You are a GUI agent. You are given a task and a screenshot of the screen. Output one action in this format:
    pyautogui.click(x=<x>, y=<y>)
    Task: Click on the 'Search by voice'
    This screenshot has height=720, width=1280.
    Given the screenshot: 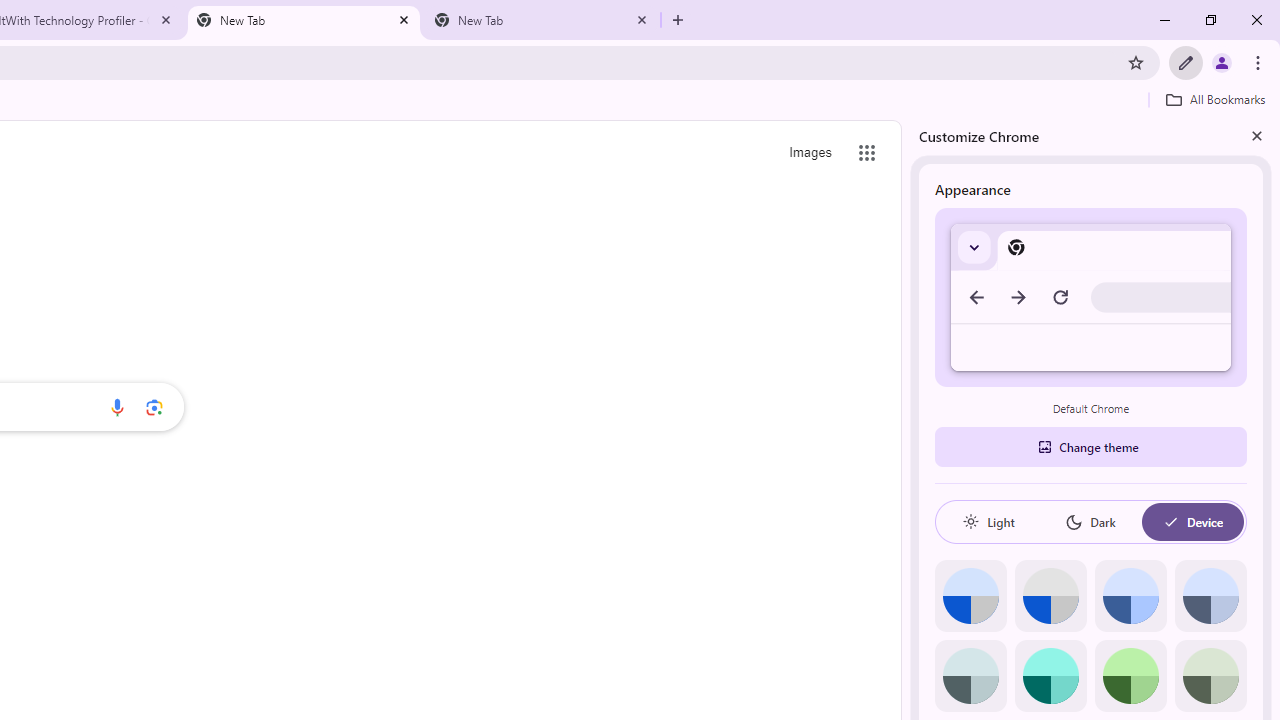 What is the action you would take?
    pyautogui.click(x=116, y=406)
    